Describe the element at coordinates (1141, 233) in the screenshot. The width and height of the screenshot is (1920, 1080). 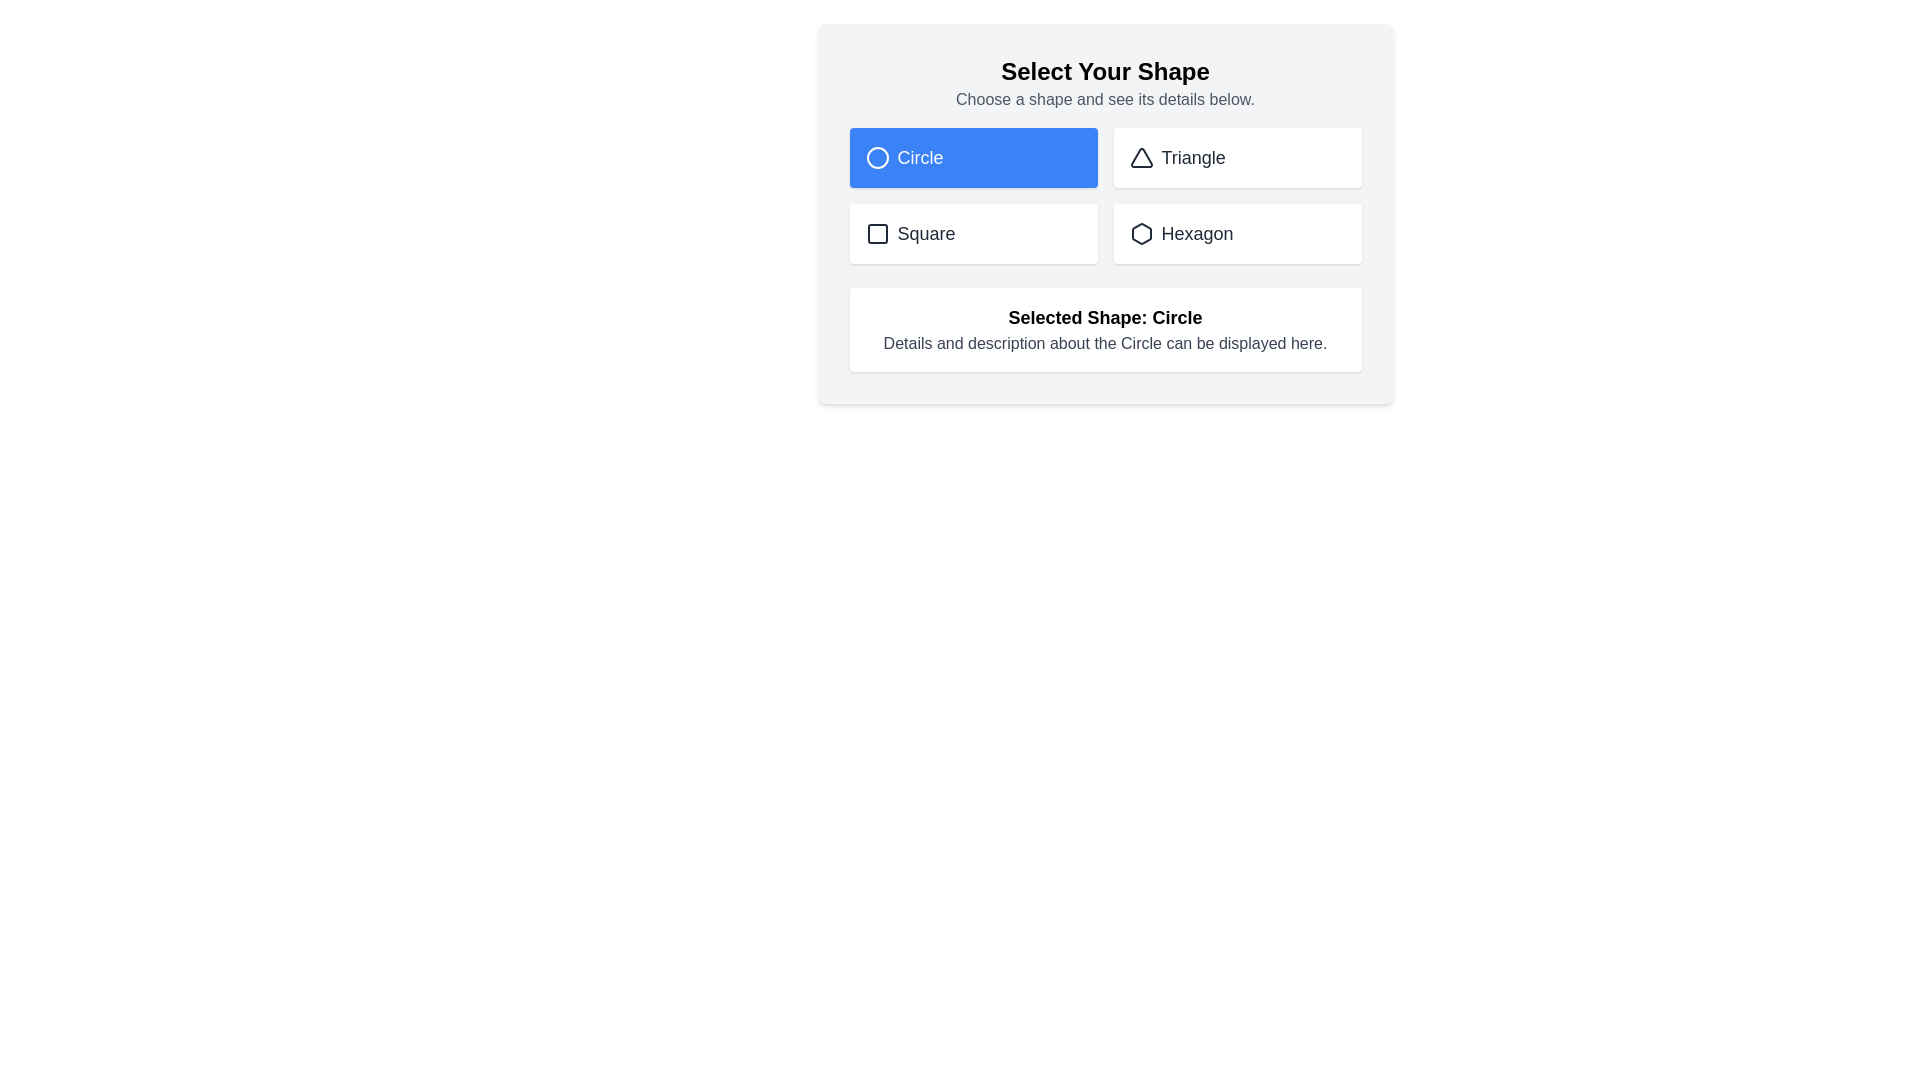
I see `the hexagonal outline icon located adjacent to the 'Hexagon' label text in the bottom-right group of the shape selection area` at that location.